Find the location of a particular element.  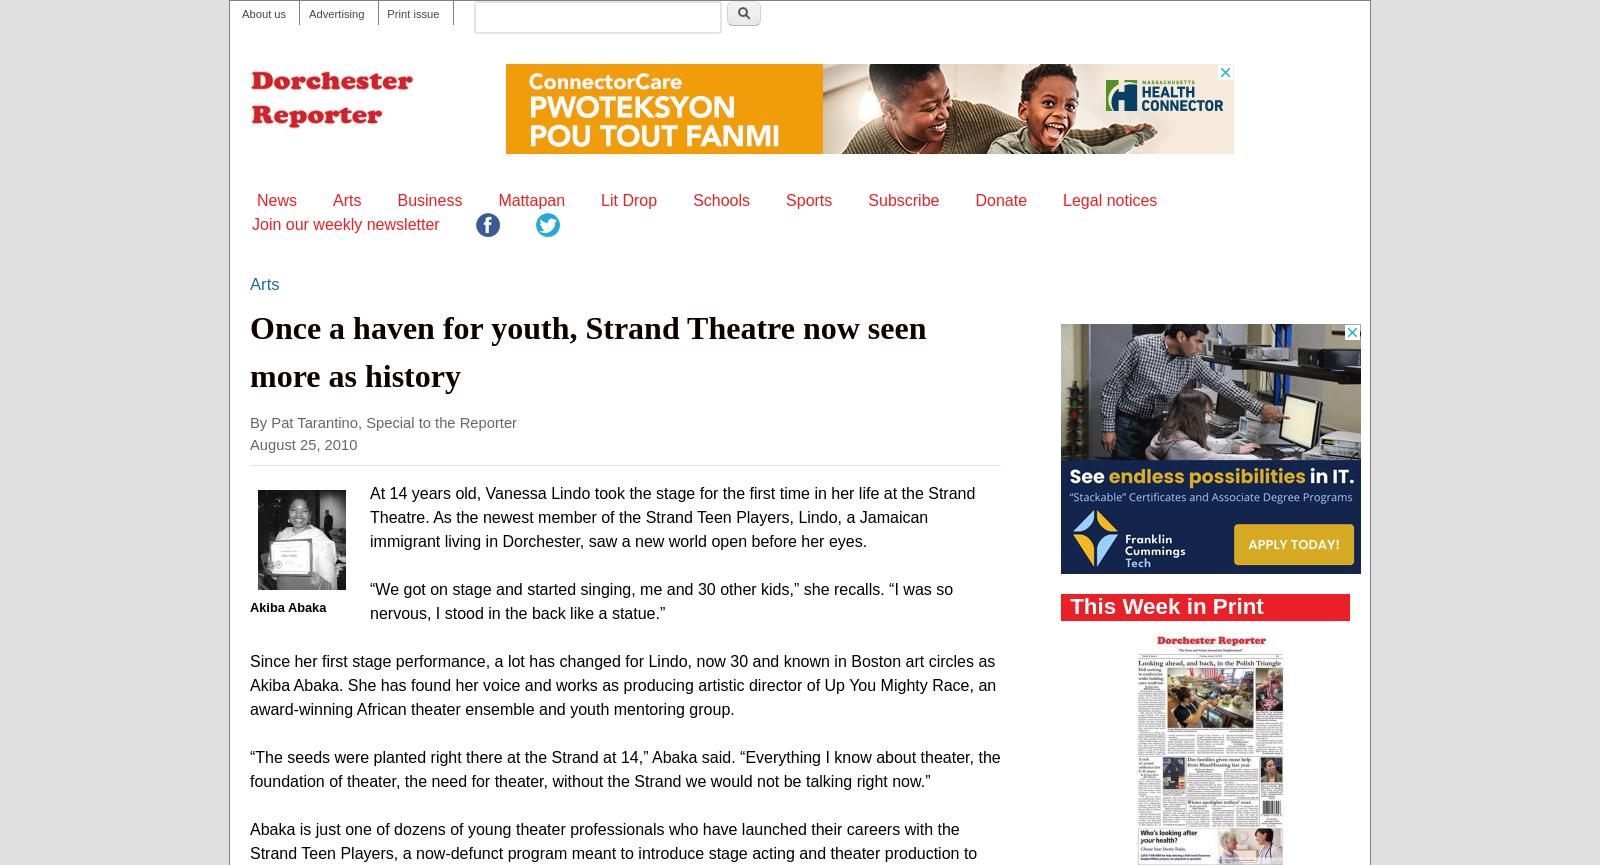

'Akiba Abaka' is located at coordinates (249, 606).